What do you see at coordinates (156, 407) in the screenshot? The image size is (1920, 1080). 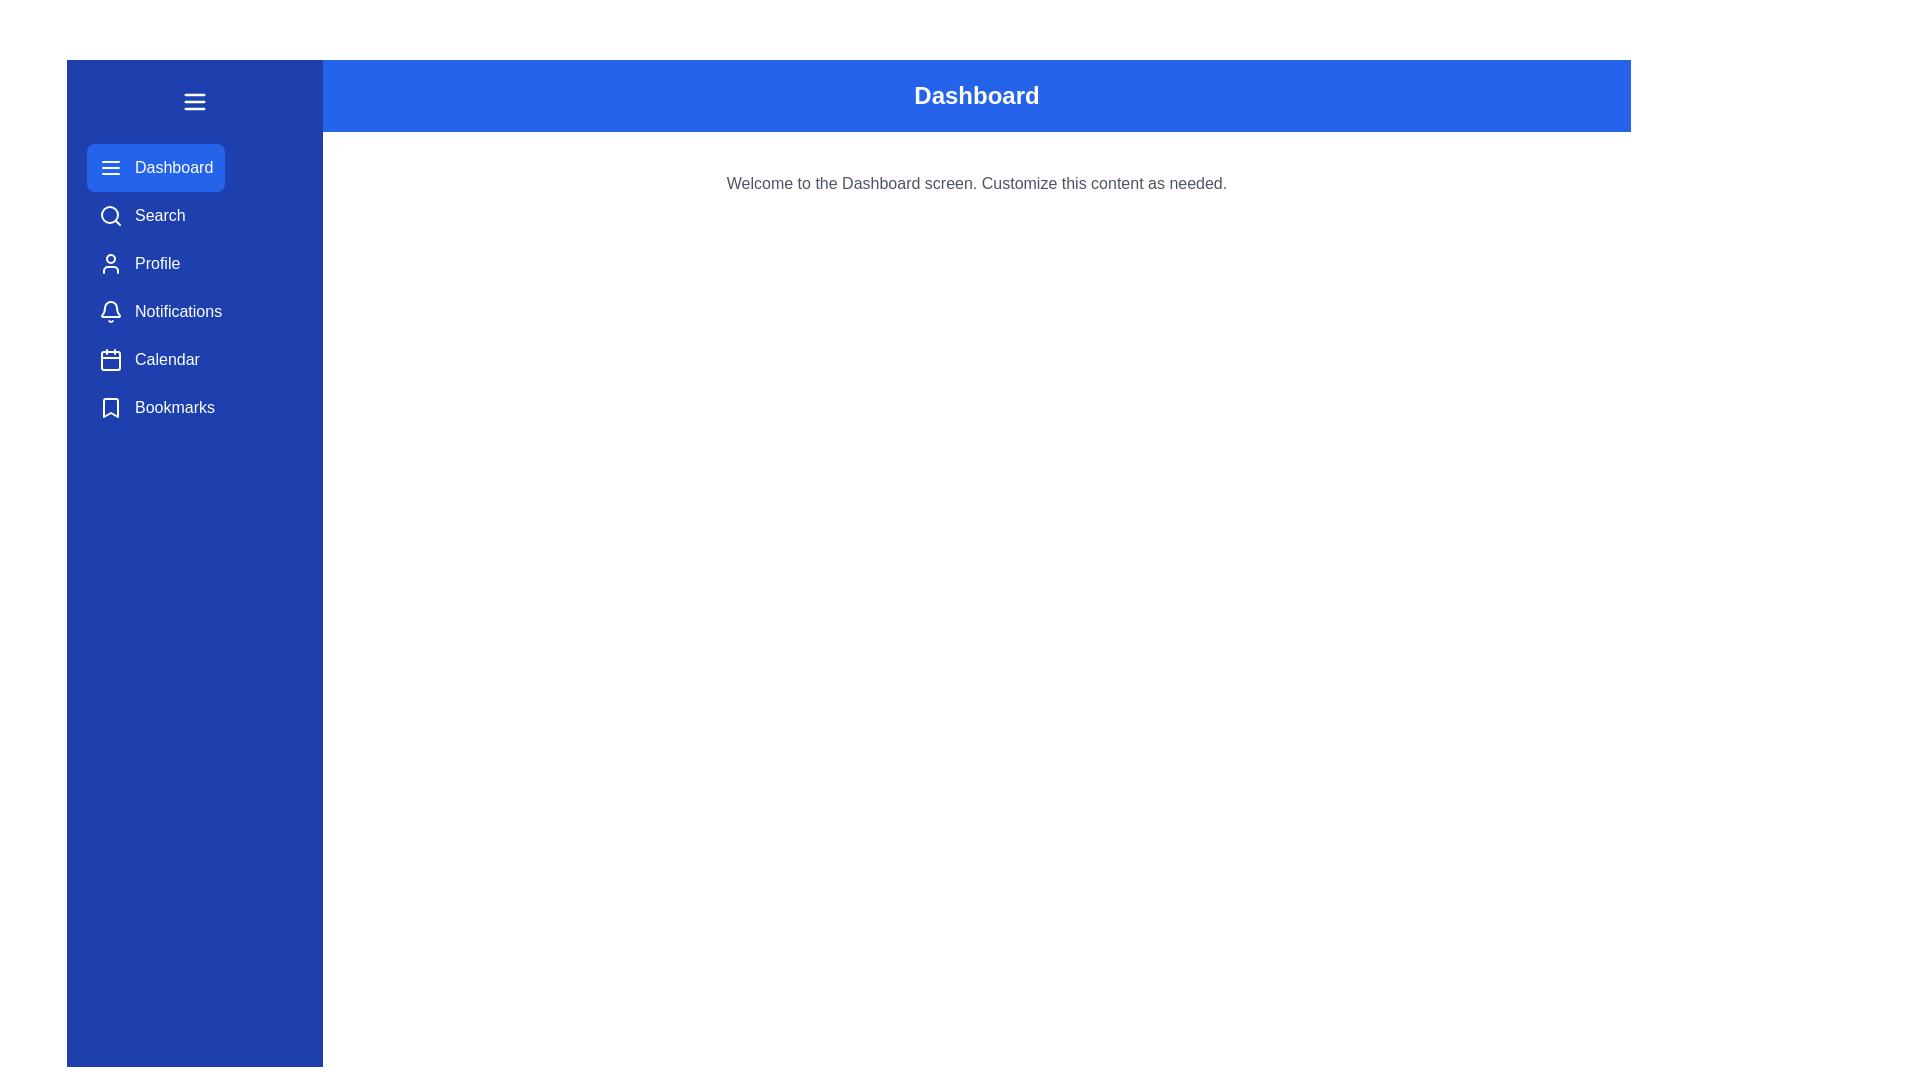 I see `the sixth navigation button in the left-aligned sidebar to trigger visual feedback` at bounding box center [156, 407].